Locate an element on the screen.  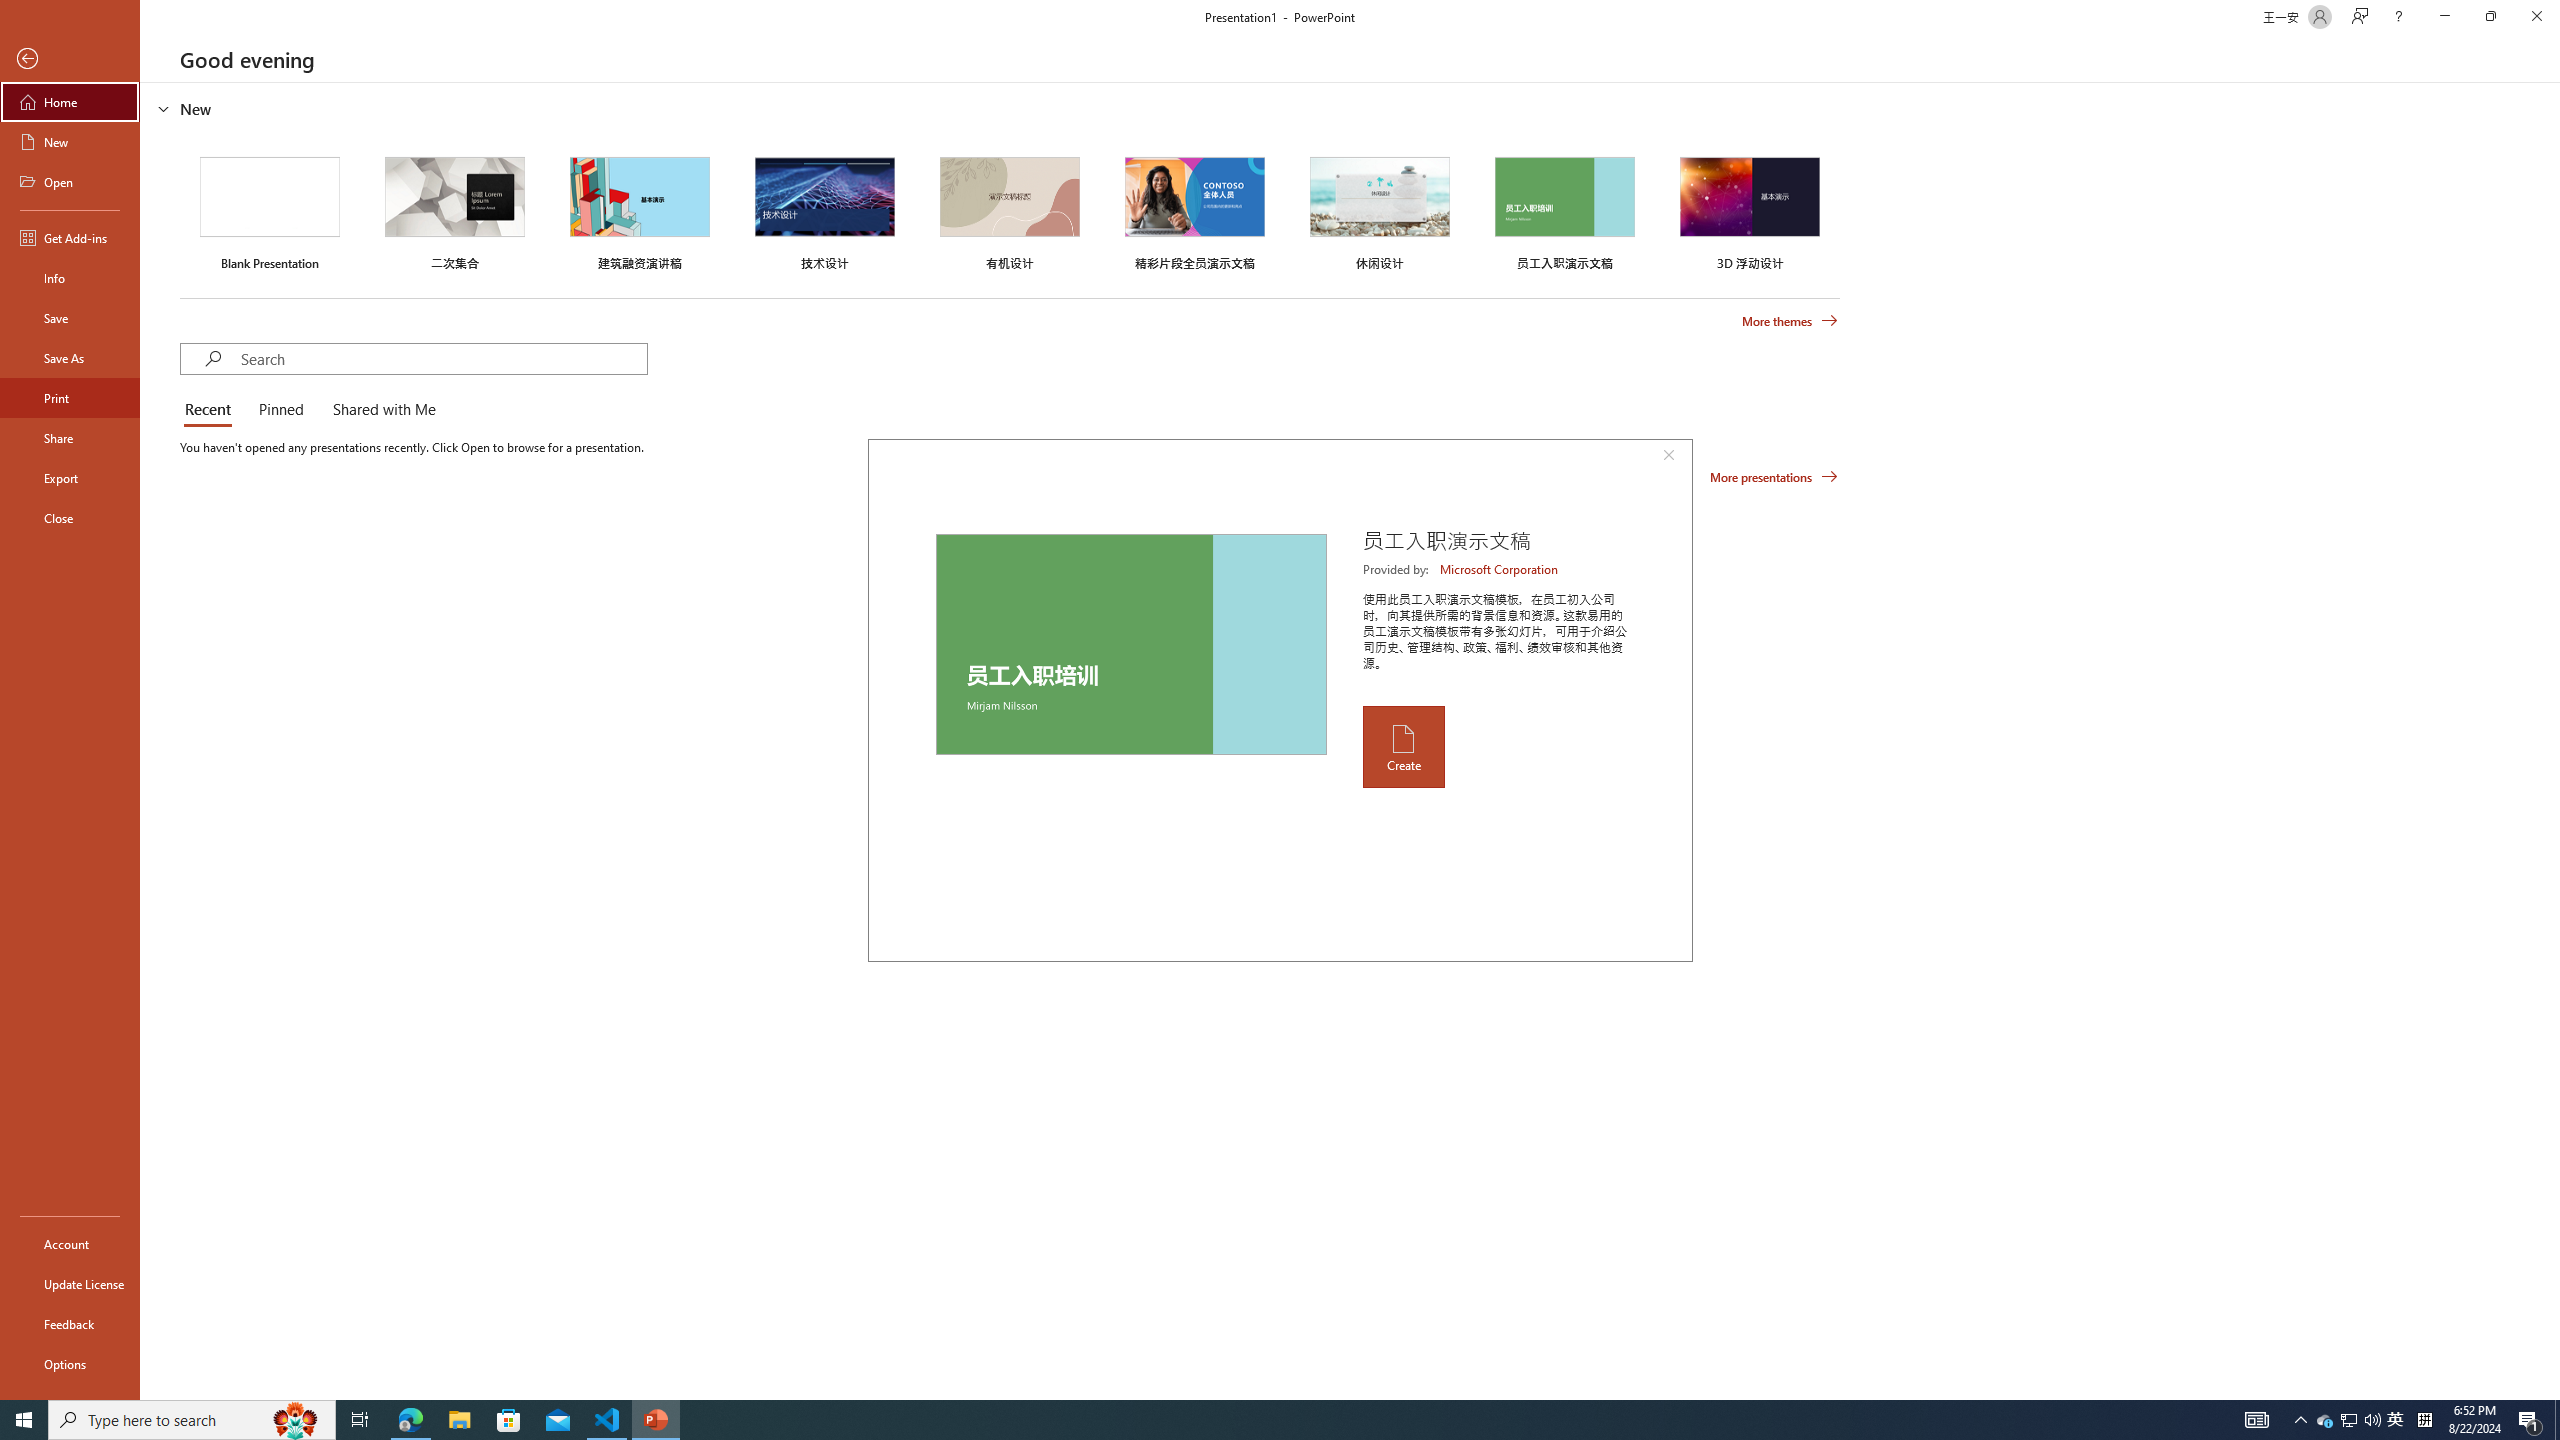
'More themes' is located at coordinates (1789, 321).